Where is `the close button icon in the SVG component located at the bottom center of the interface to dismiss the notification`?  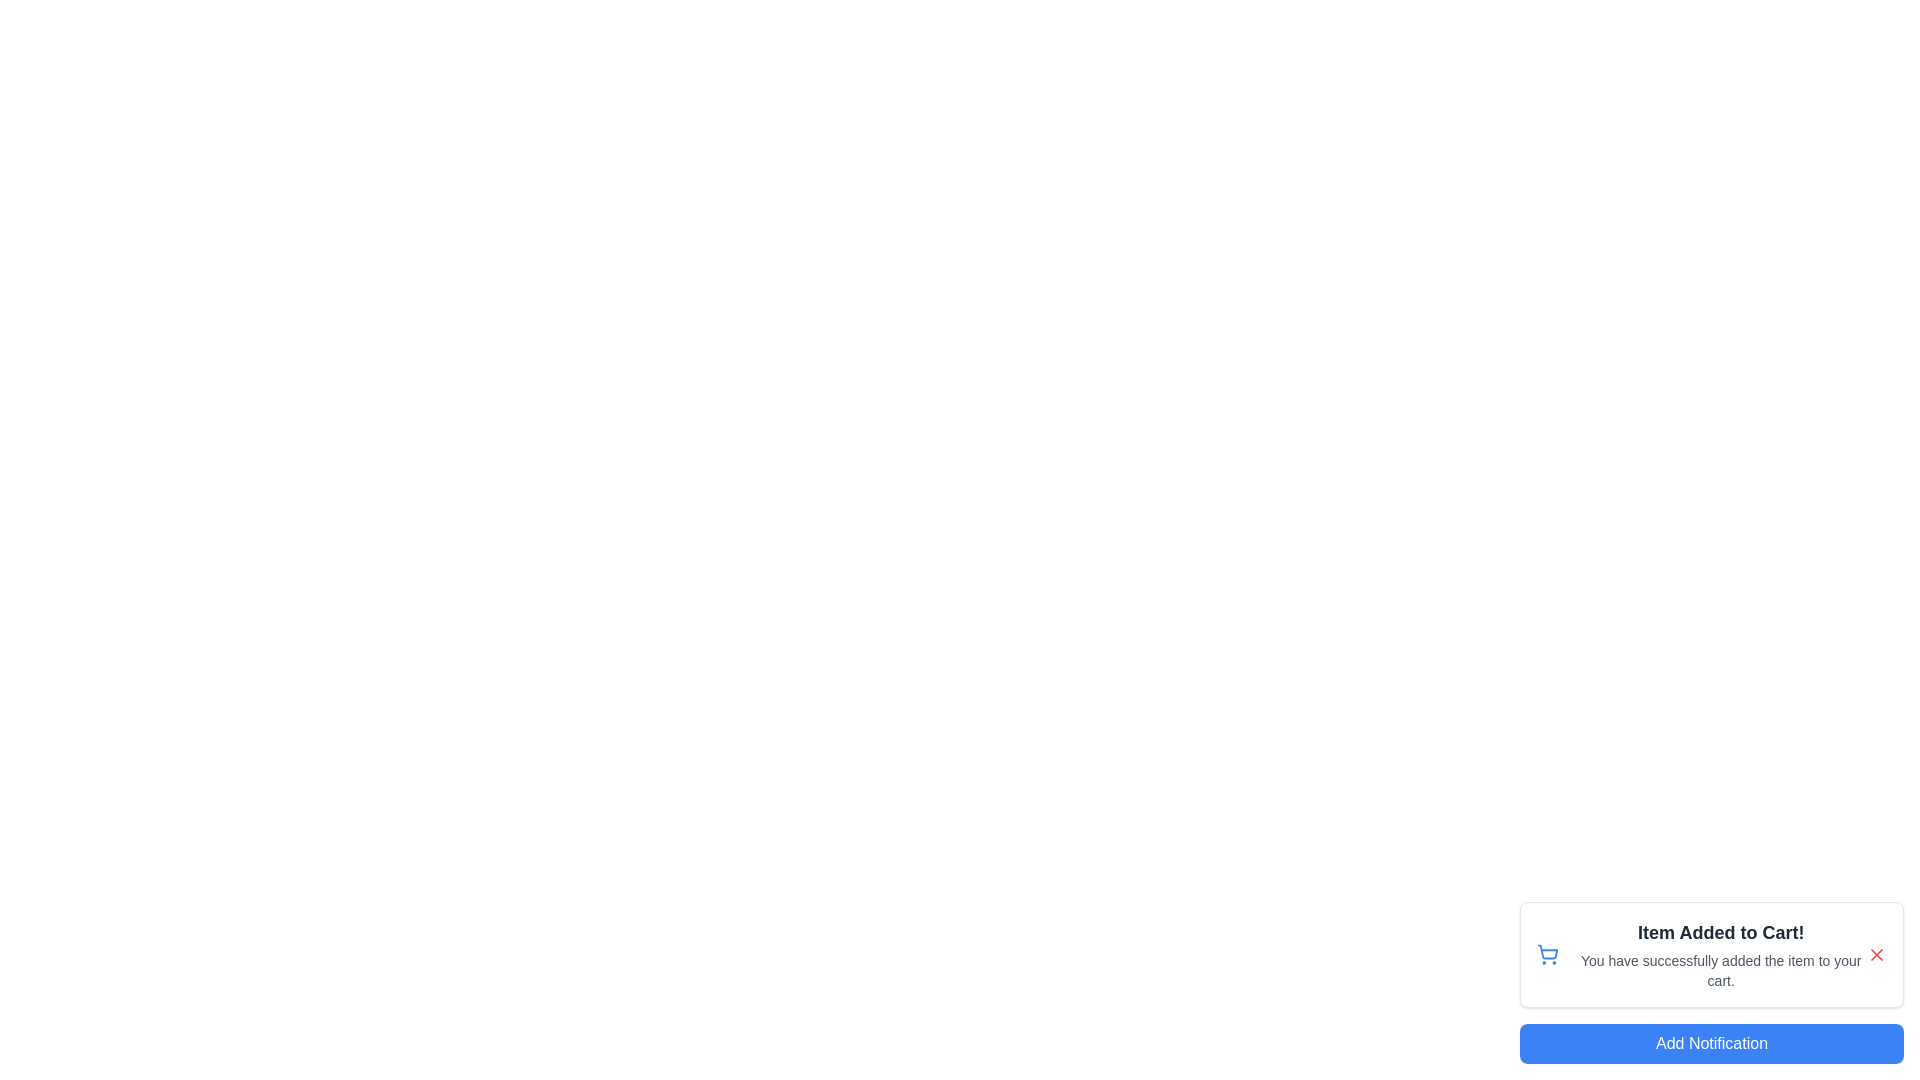
the close button icon in the SVG component located at the bottom center of the interface to dismiss the notification is located at coordinates (1875, 954).